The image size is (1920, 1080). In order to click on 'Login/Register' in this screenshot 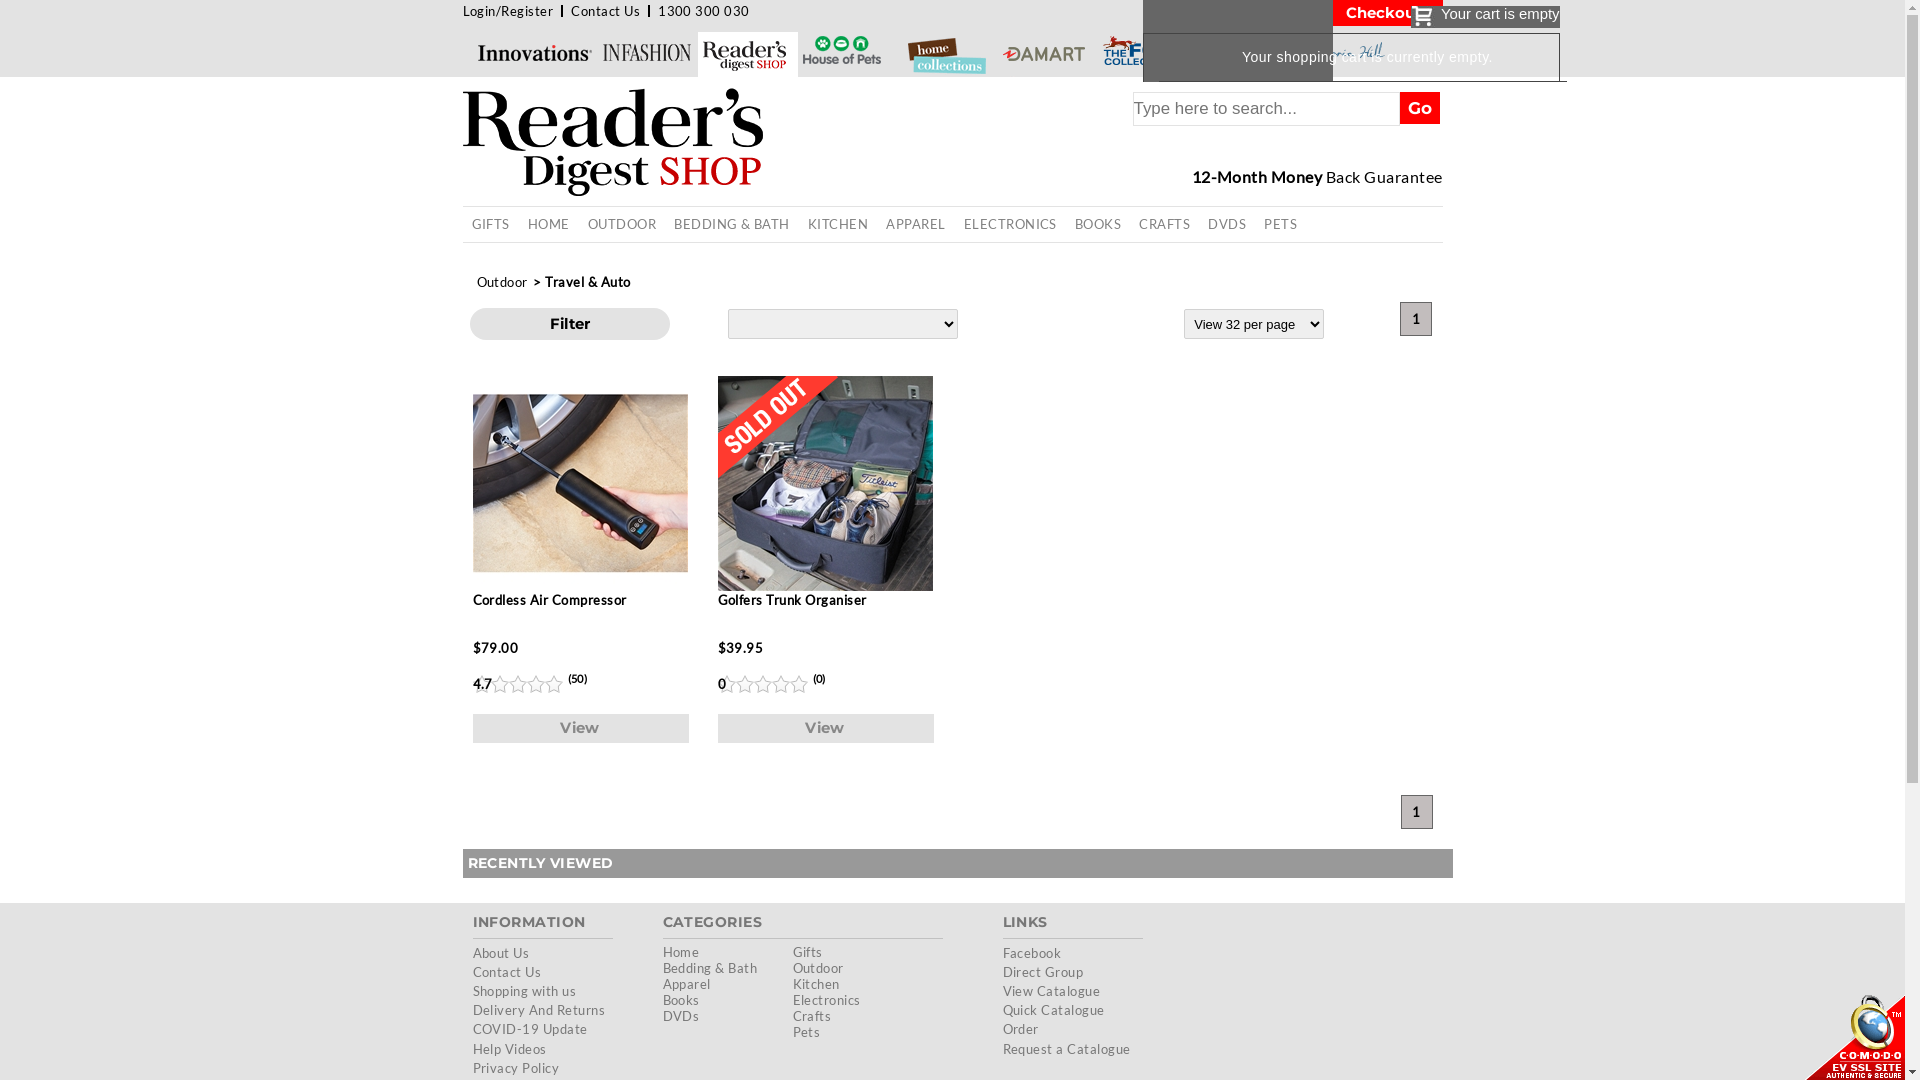, I will do `click(460, 11)`.